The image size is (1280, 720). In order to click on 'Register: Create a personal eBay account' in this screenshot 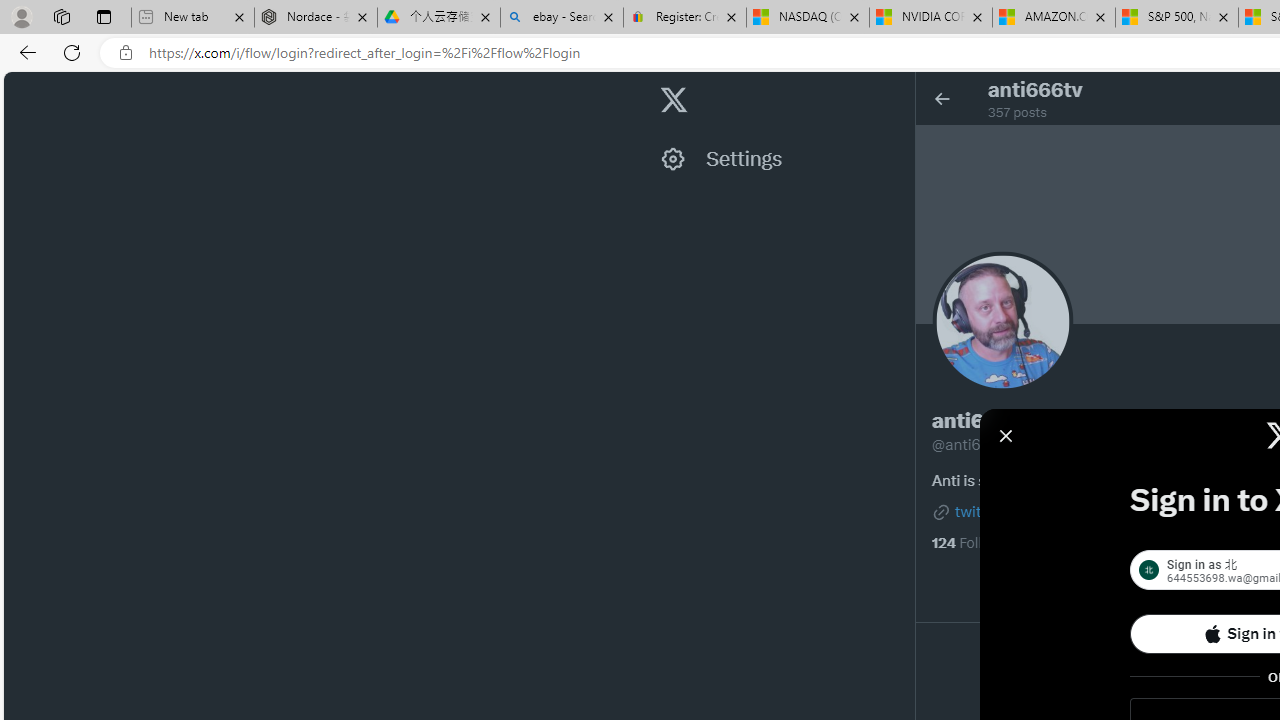, I will do `click(684, 17)`.